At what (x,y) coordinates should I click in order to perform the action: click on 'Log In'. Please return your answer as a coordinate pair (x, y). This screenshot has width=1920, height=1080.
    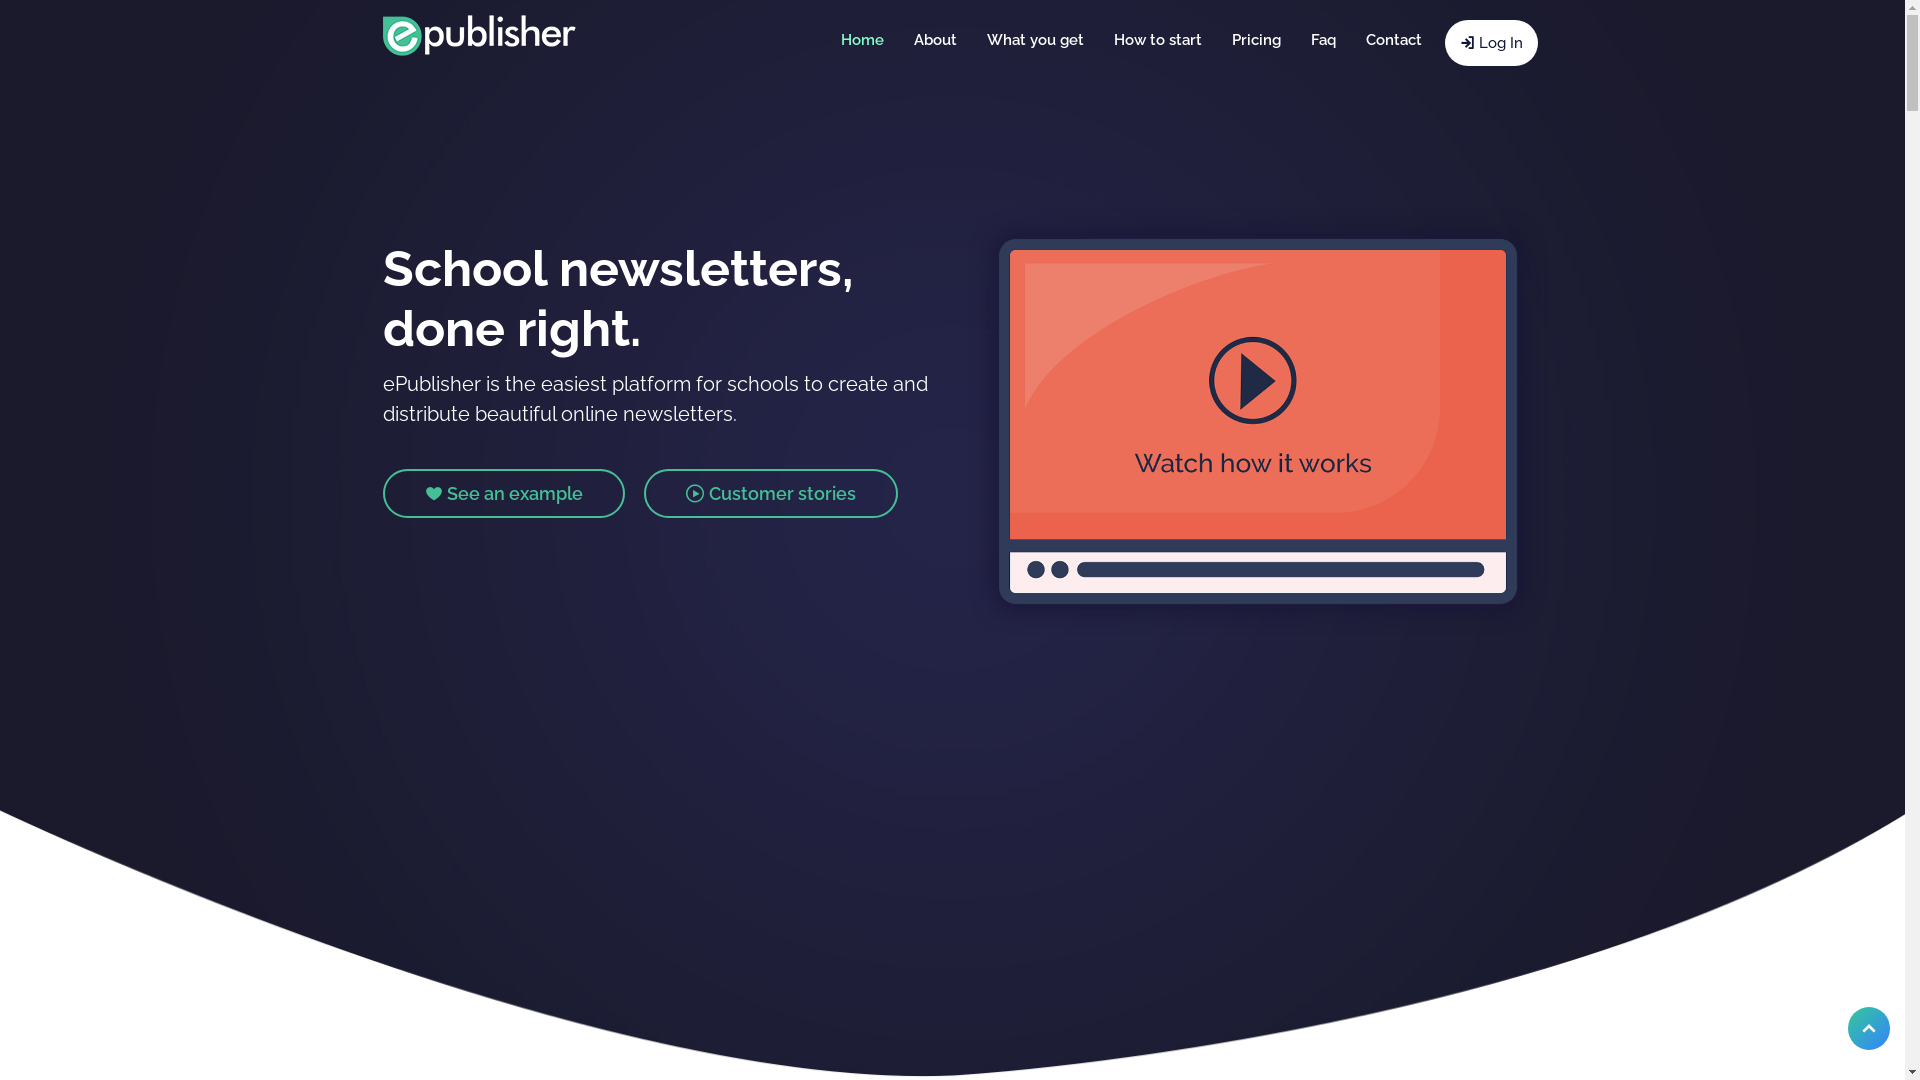
    Looking at the image, I should click on (1490, 42).